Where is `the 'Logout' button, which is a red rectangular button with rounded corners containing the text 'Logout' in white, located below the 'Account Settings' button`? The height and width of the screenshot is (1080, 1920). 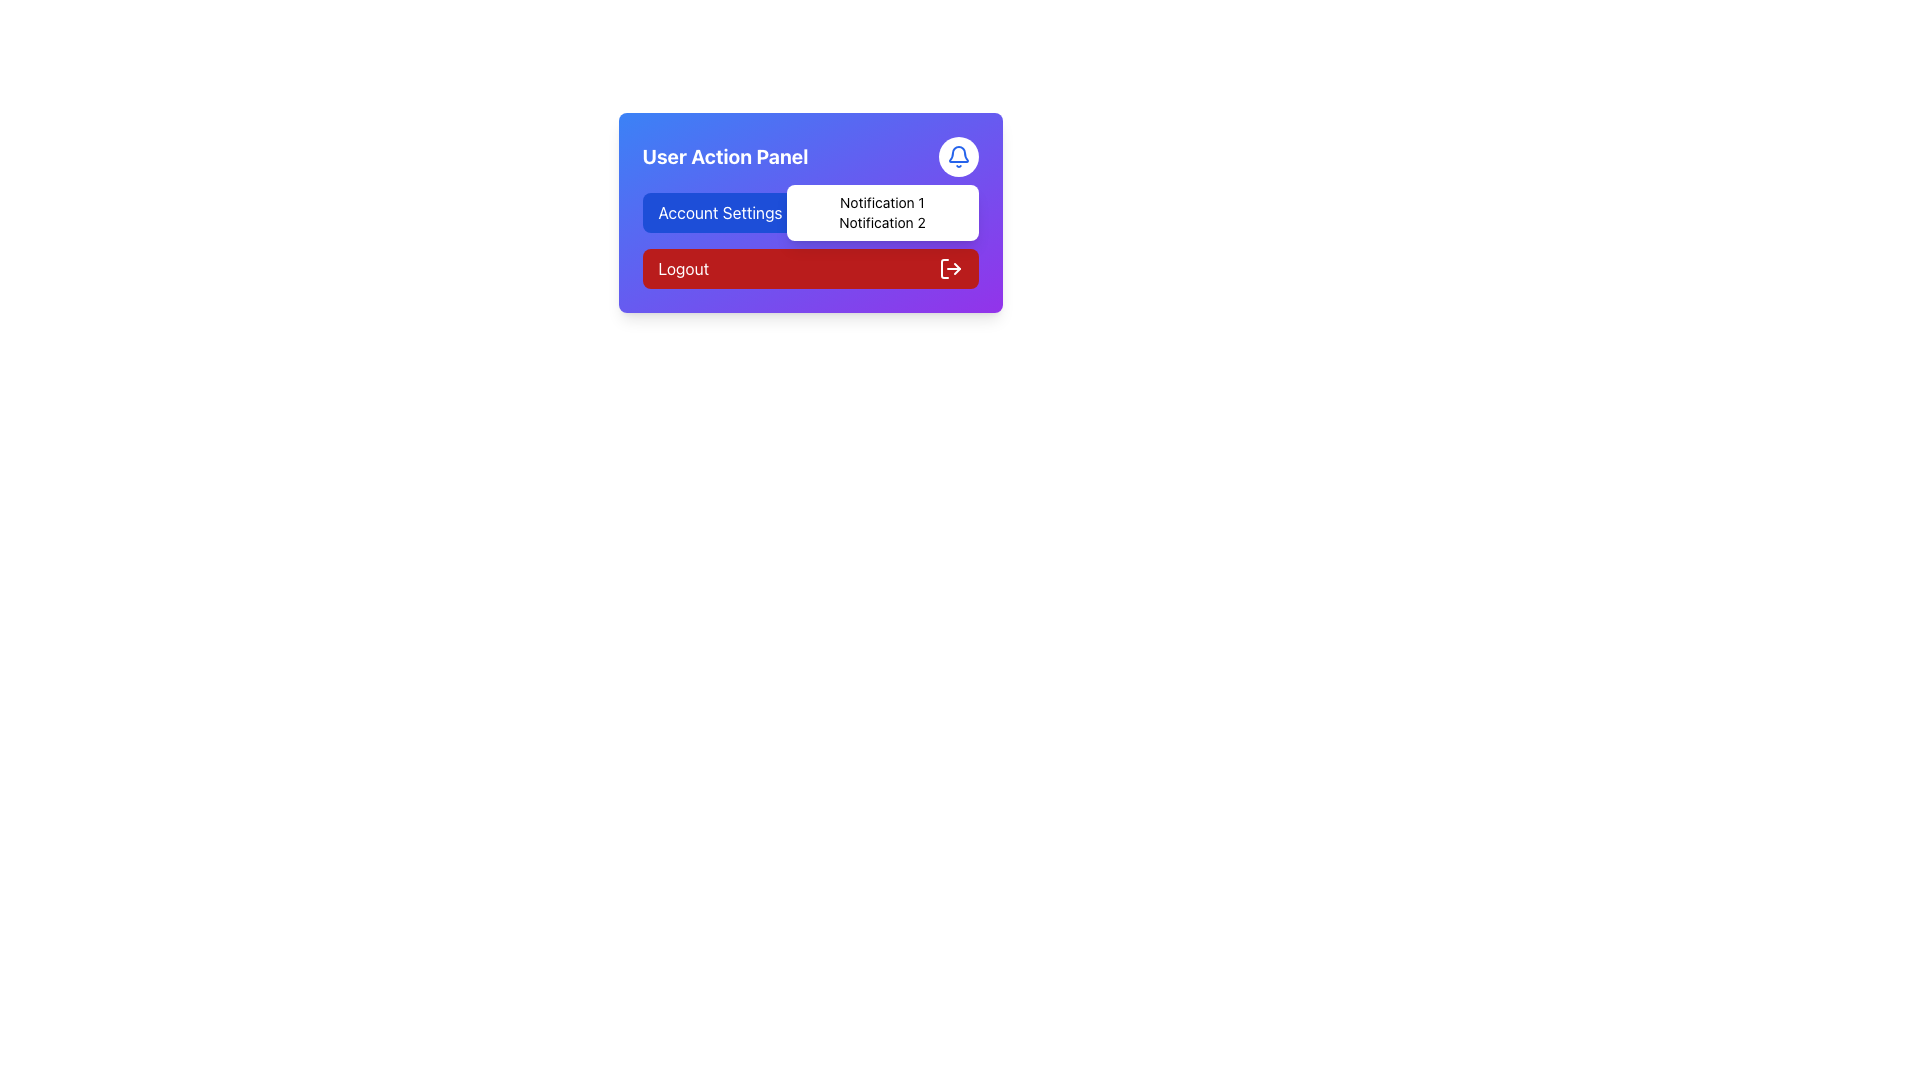
the 'Logout' button, which is a red rectangular button with rounded corners containing the text 'Logout' in white, located below the 'Account Settings' button is located at coordinates (683, 268).